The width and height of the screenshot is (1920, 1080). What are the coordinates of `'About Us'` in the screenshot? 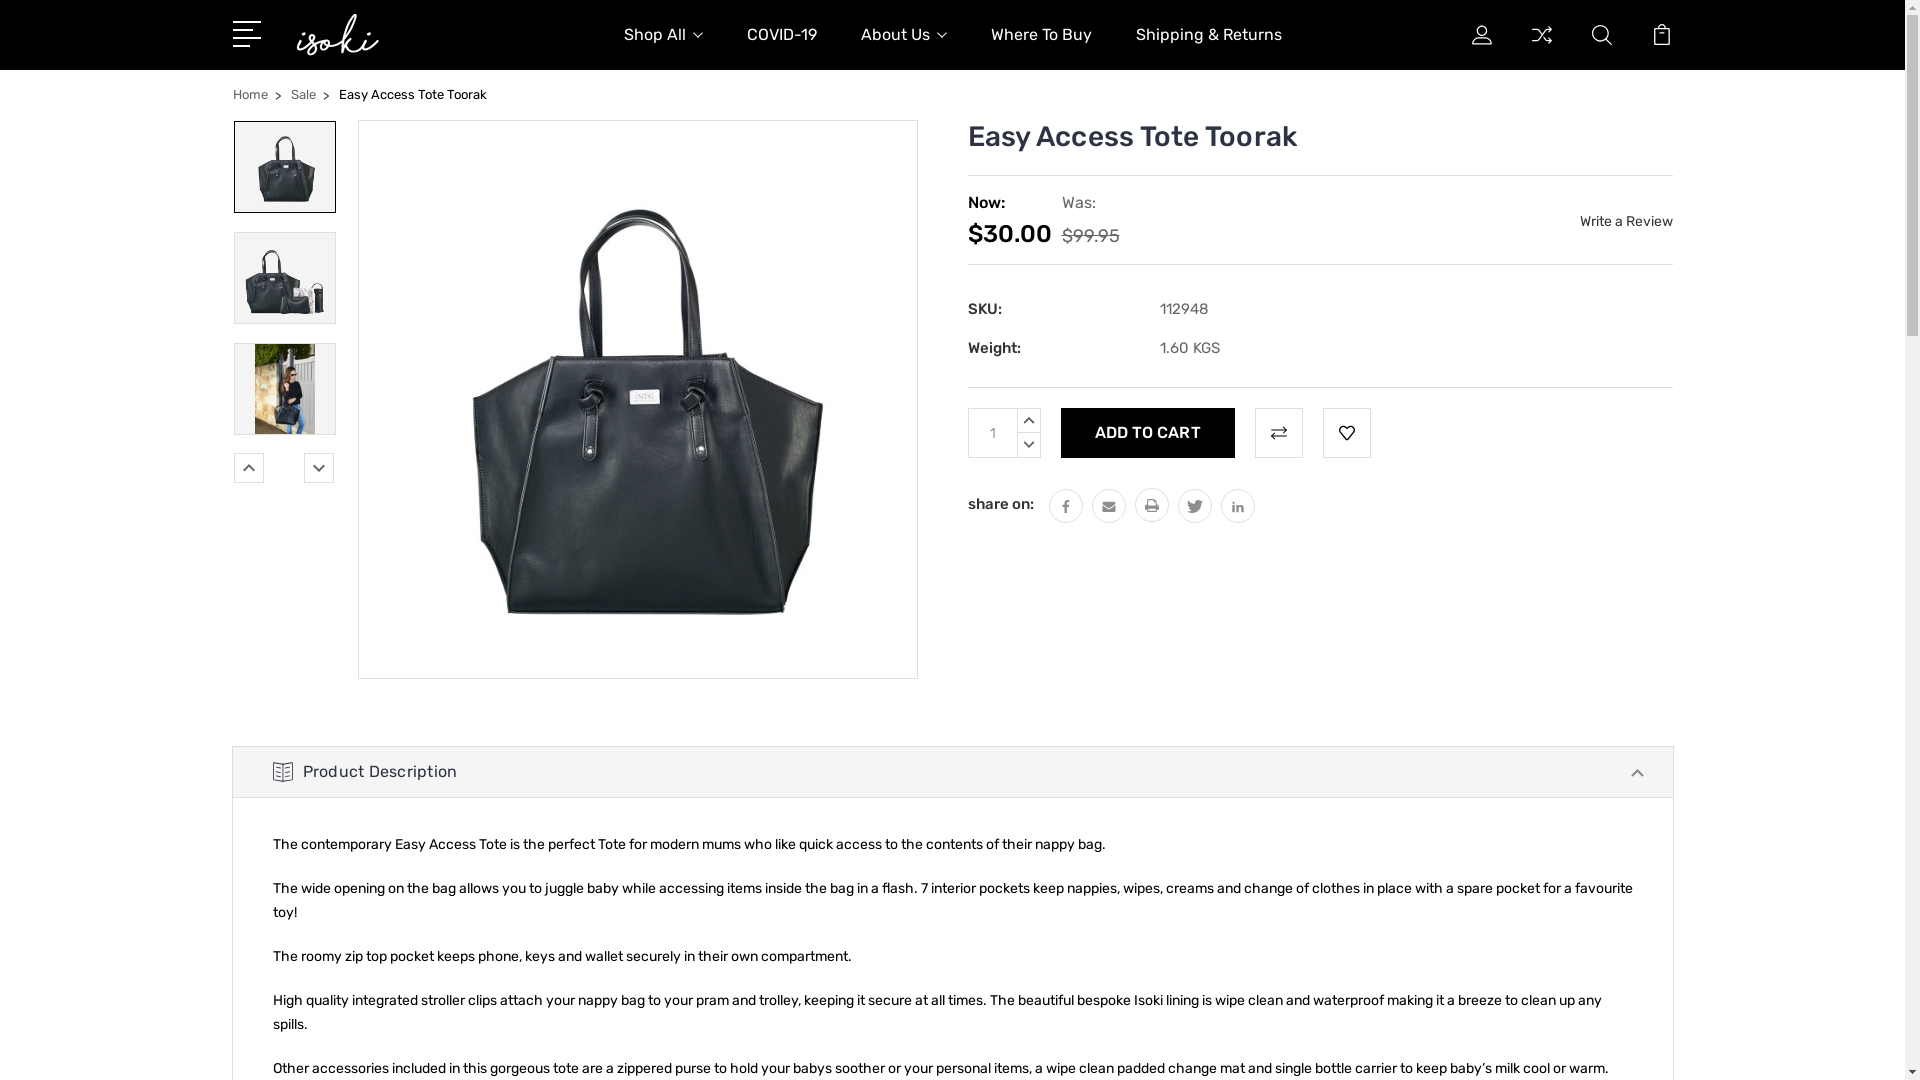 It's located at (901, 45).